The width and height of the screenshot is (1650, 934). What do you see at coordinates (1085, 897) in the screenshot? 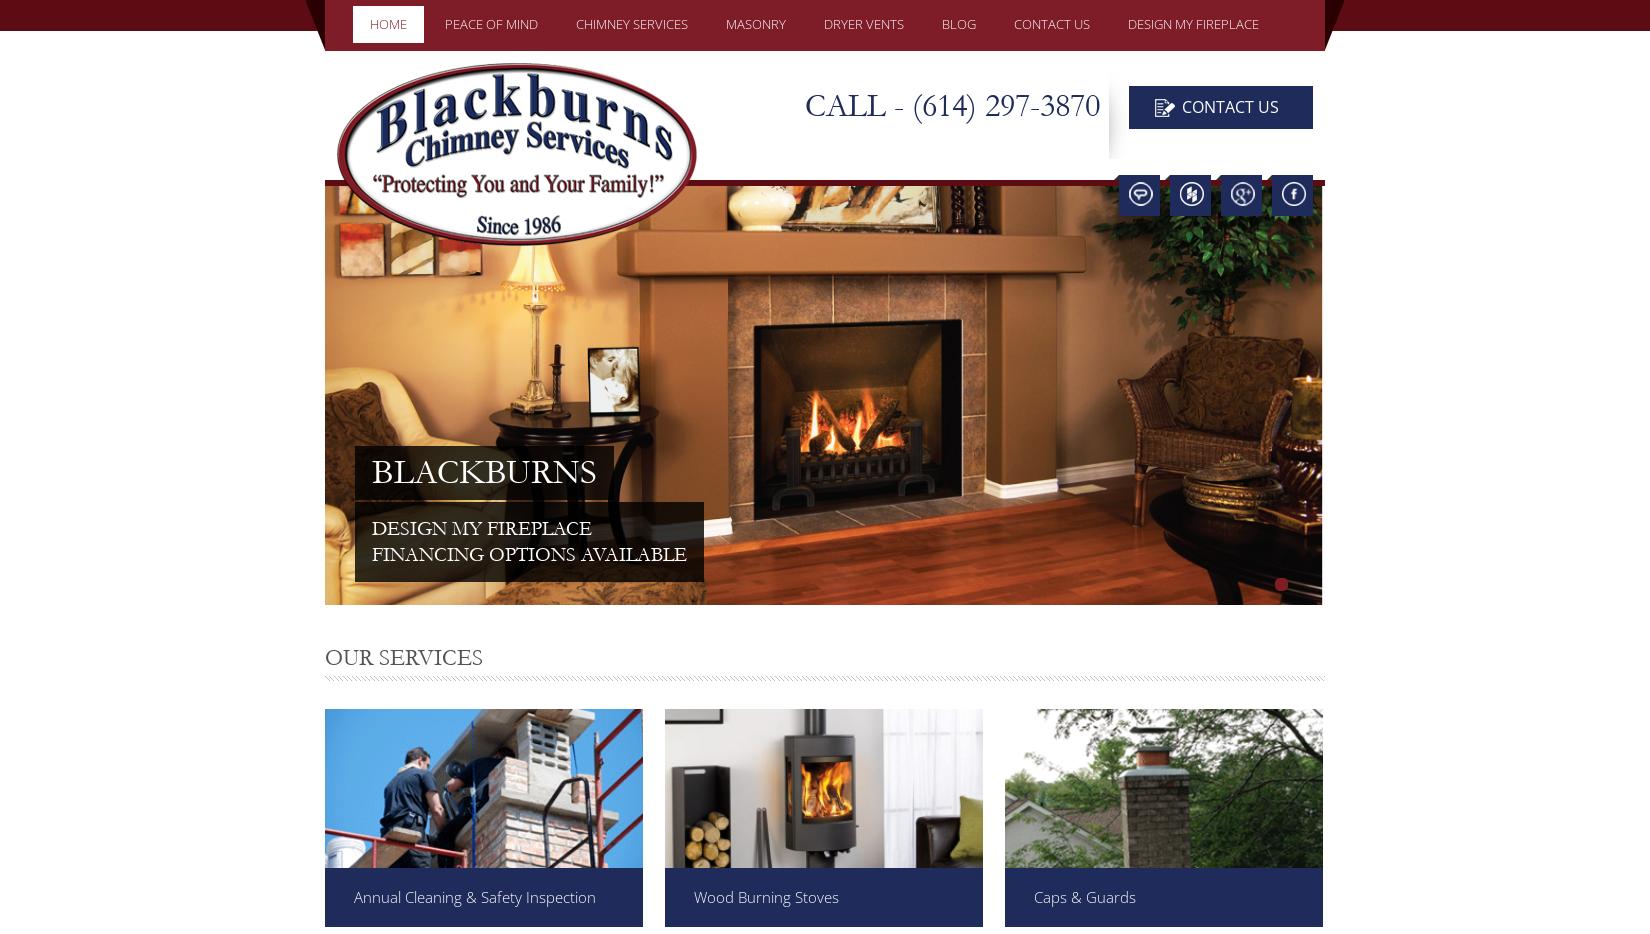
I see `'Caps & Guards'` at bounding box center [1085, 897].